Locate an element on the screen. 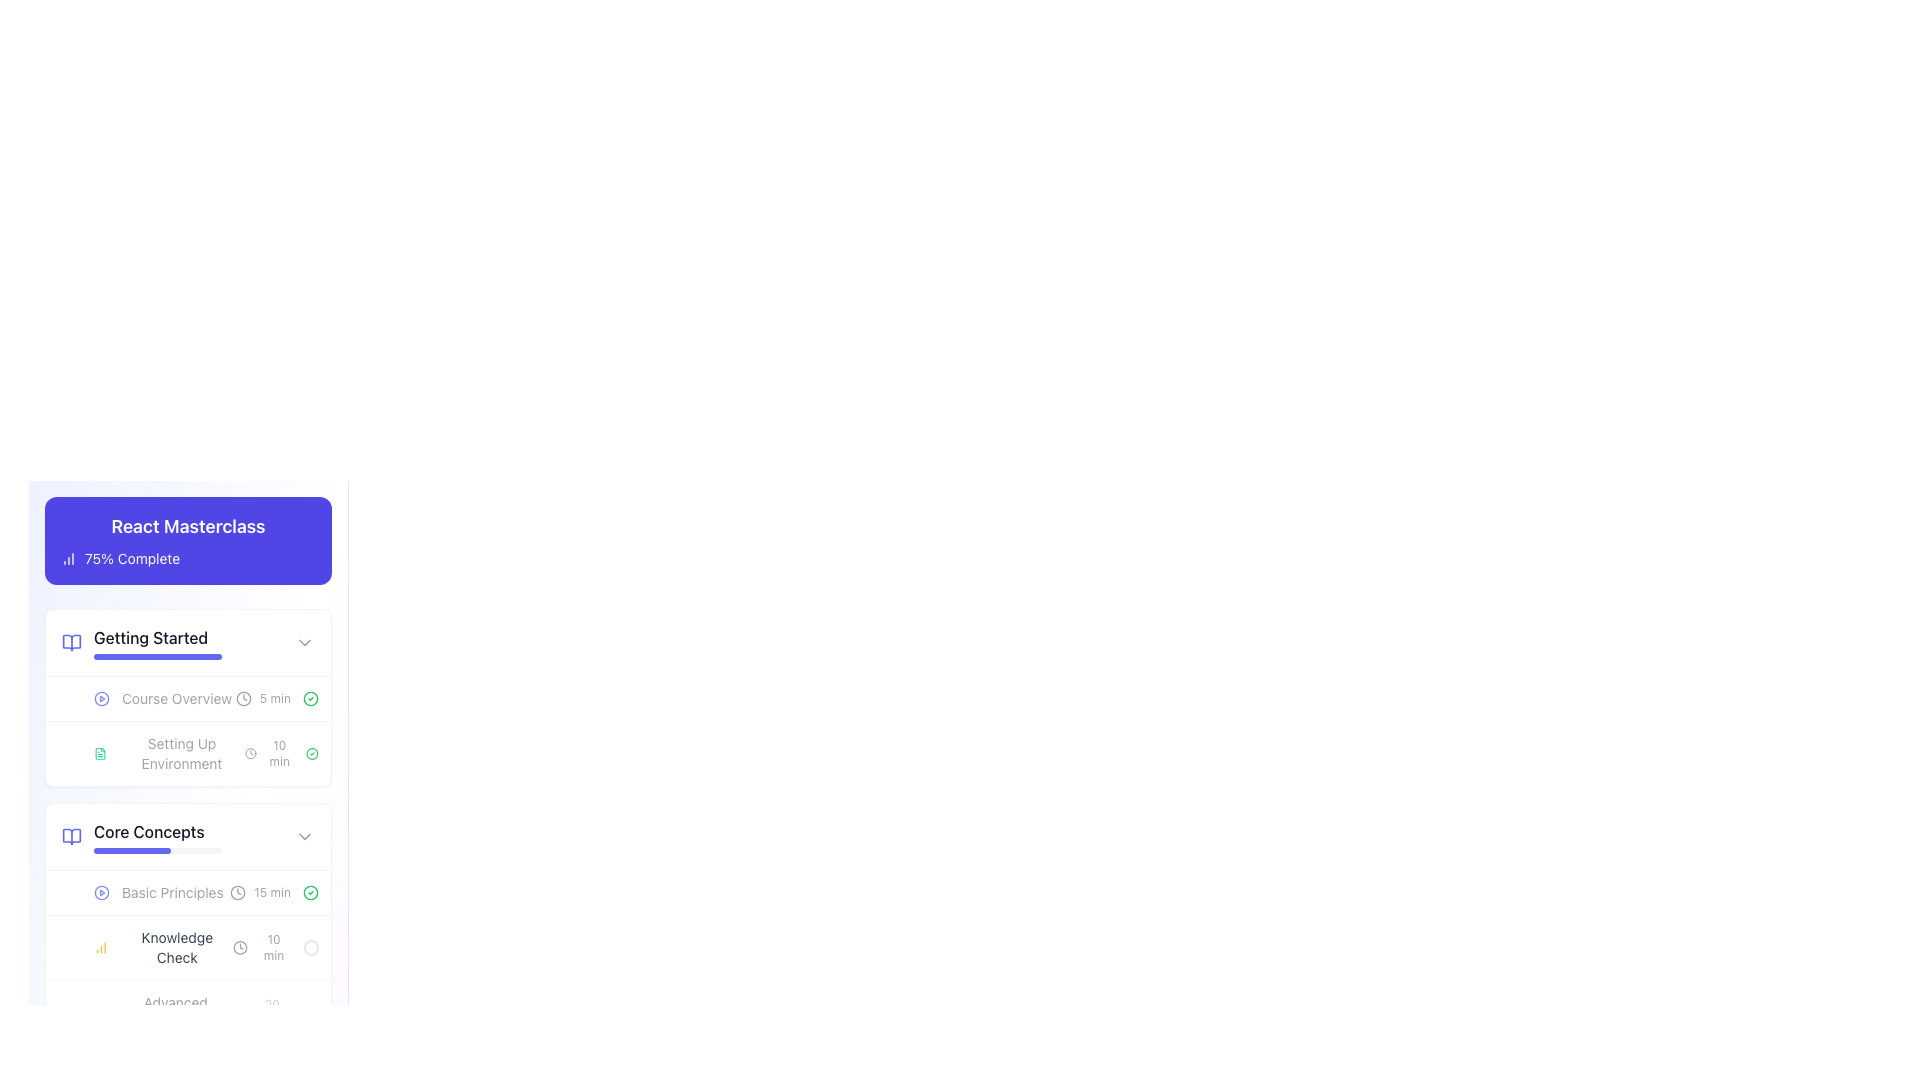 The height and width of the screenshot is (1080, 1920). the time-related icon next to the text '10 min' in the 'Setting Up Environment' list item under the 'Getting Started' section is located at coordinates (250, 753).